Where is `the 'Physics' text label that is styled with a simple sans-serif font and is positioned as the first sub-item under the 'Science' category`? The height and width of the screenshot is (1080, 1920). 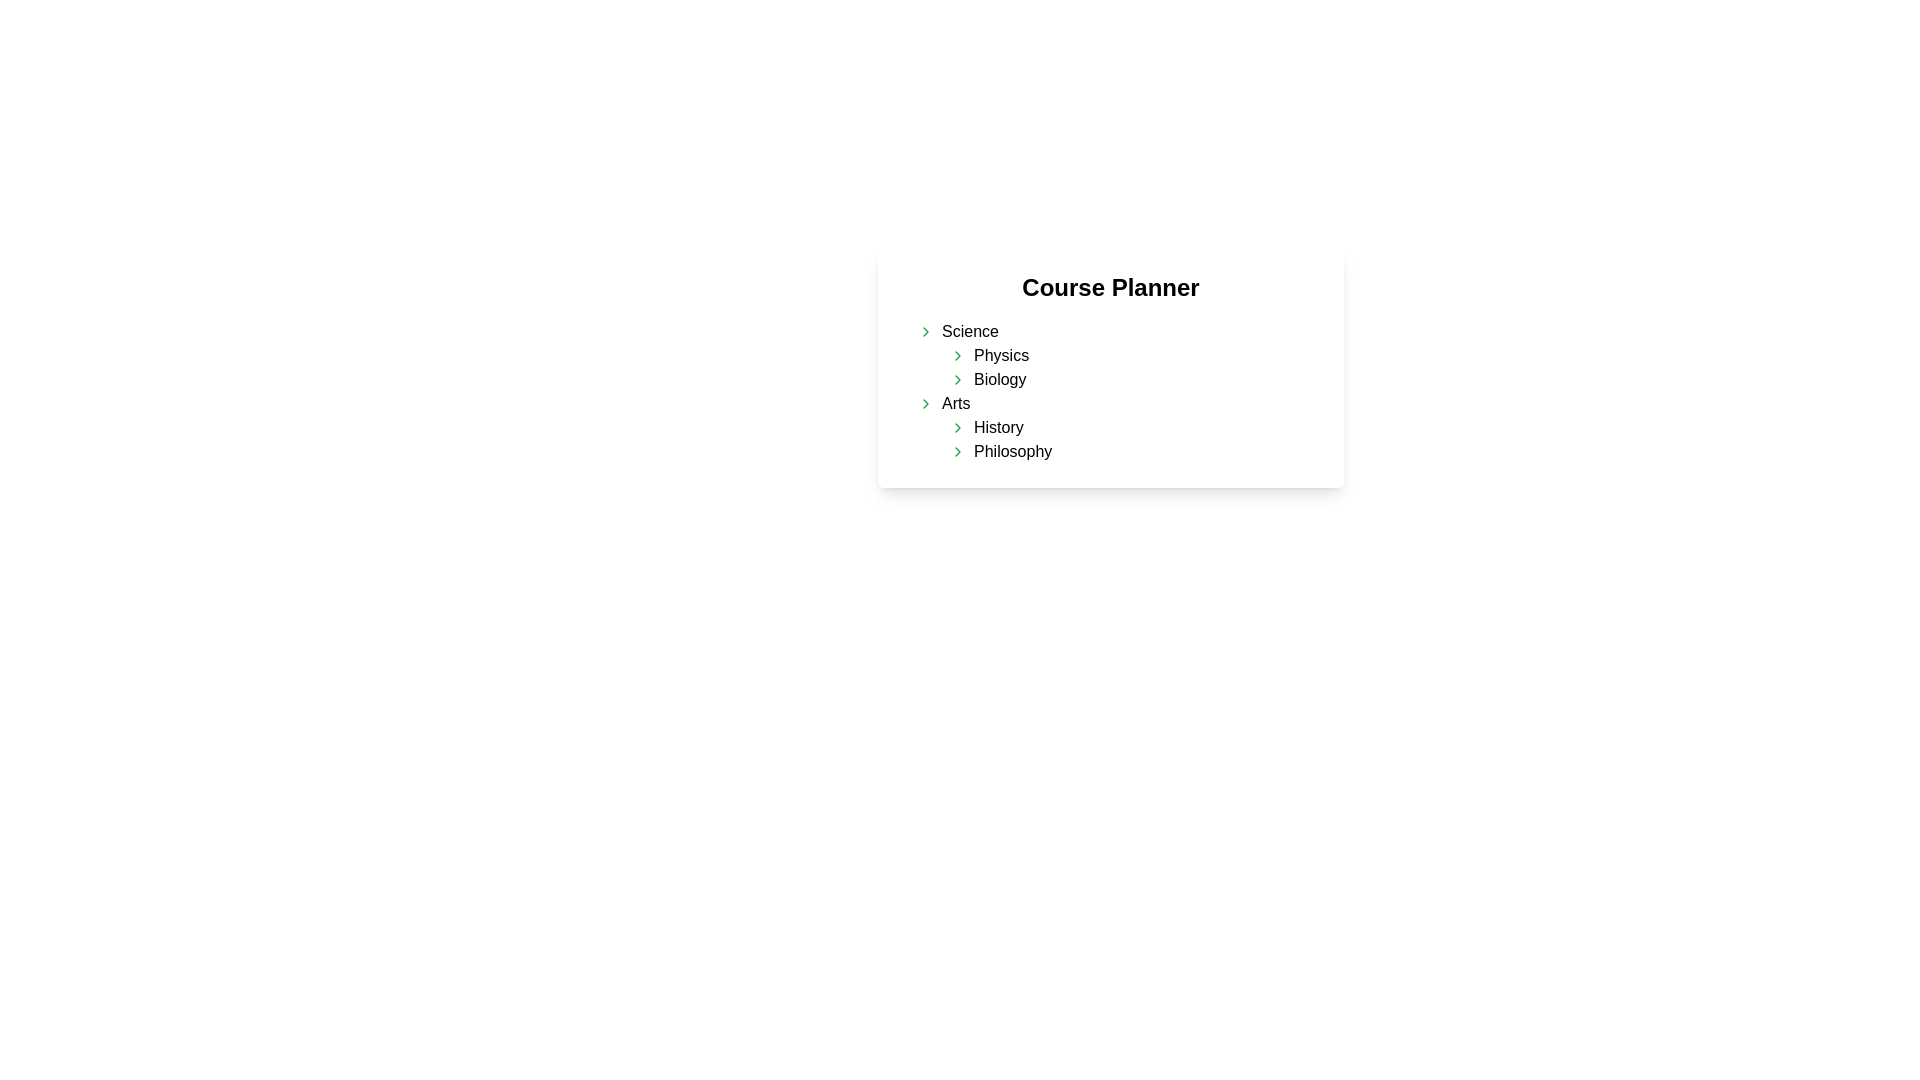
the 'Physics' text label that is styled with a simple sans-serif font and is positioned as the first sub-item under the 'Science' category is located at coordinates (1001, 354).